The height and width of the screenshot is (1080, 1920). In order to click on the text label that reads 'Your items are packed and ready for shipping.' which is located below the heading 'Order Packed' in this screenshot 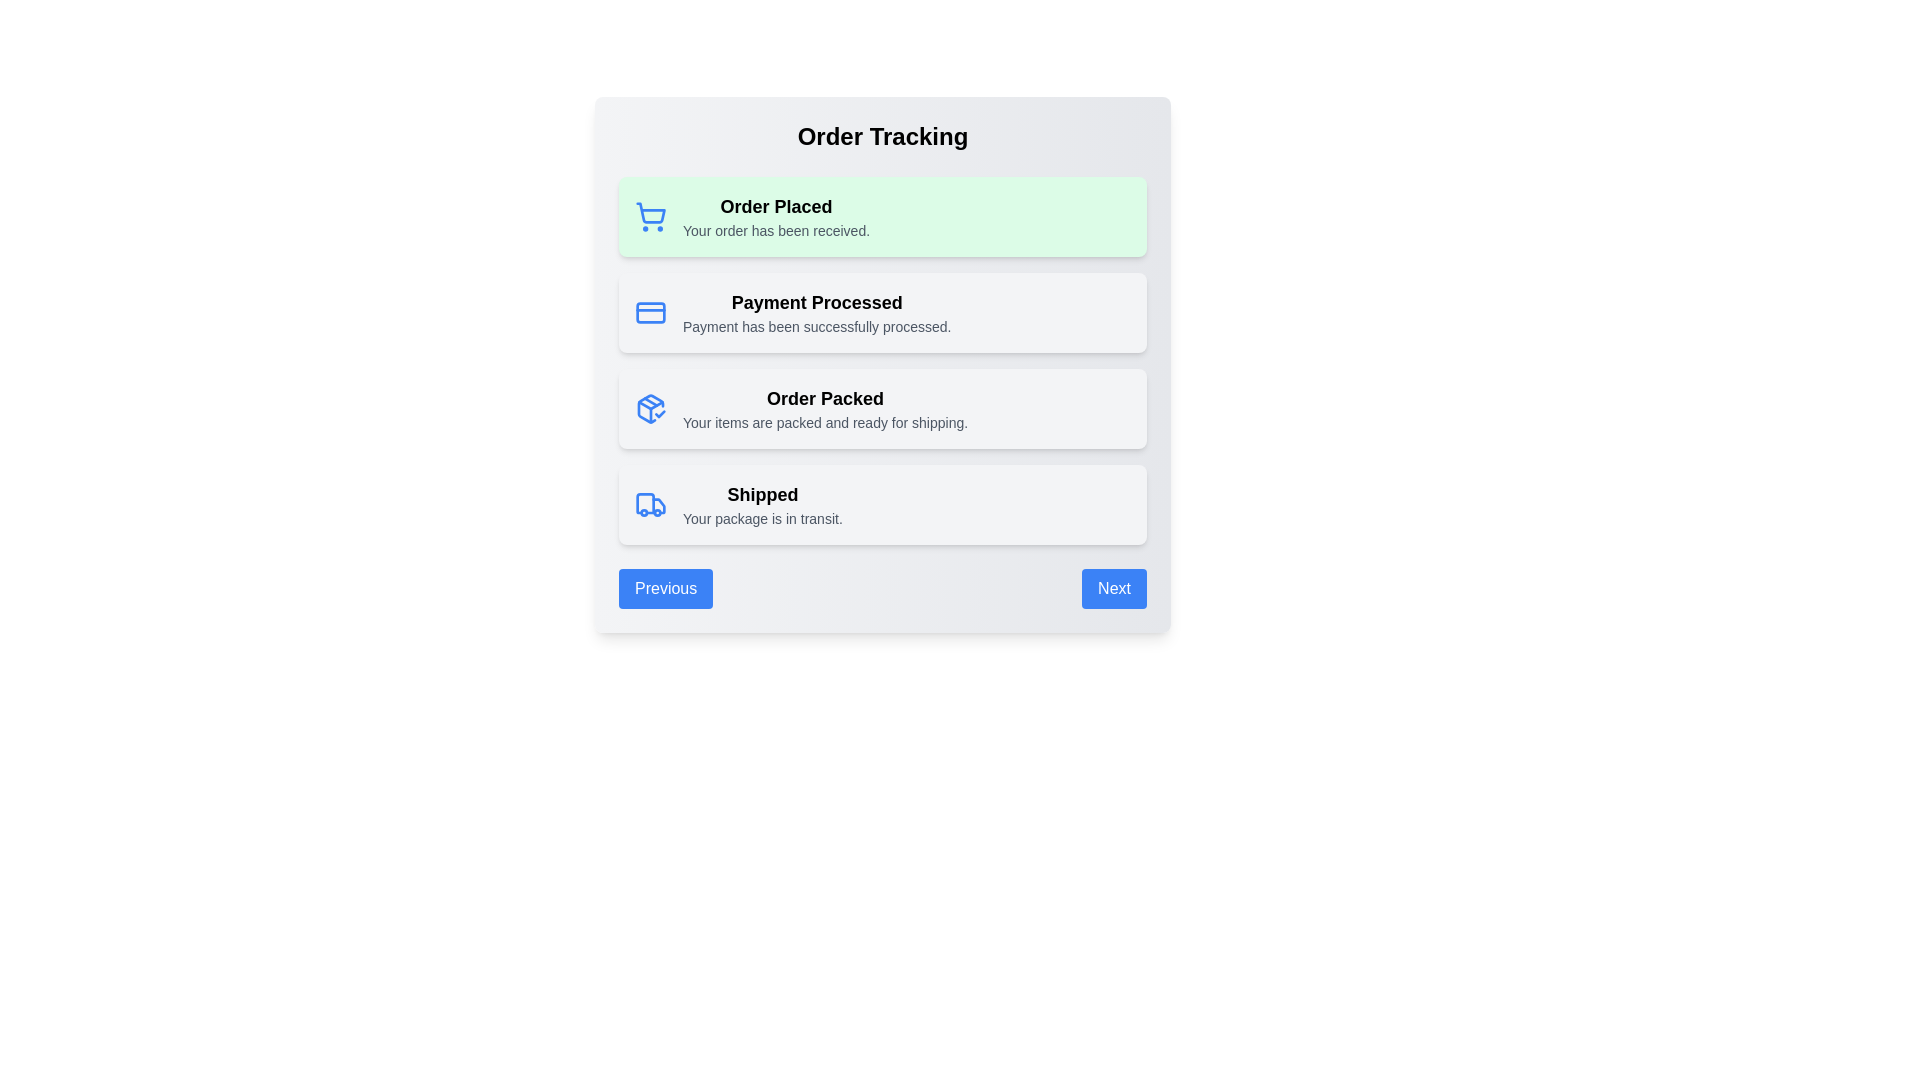, I will do `click(825, 422)`.